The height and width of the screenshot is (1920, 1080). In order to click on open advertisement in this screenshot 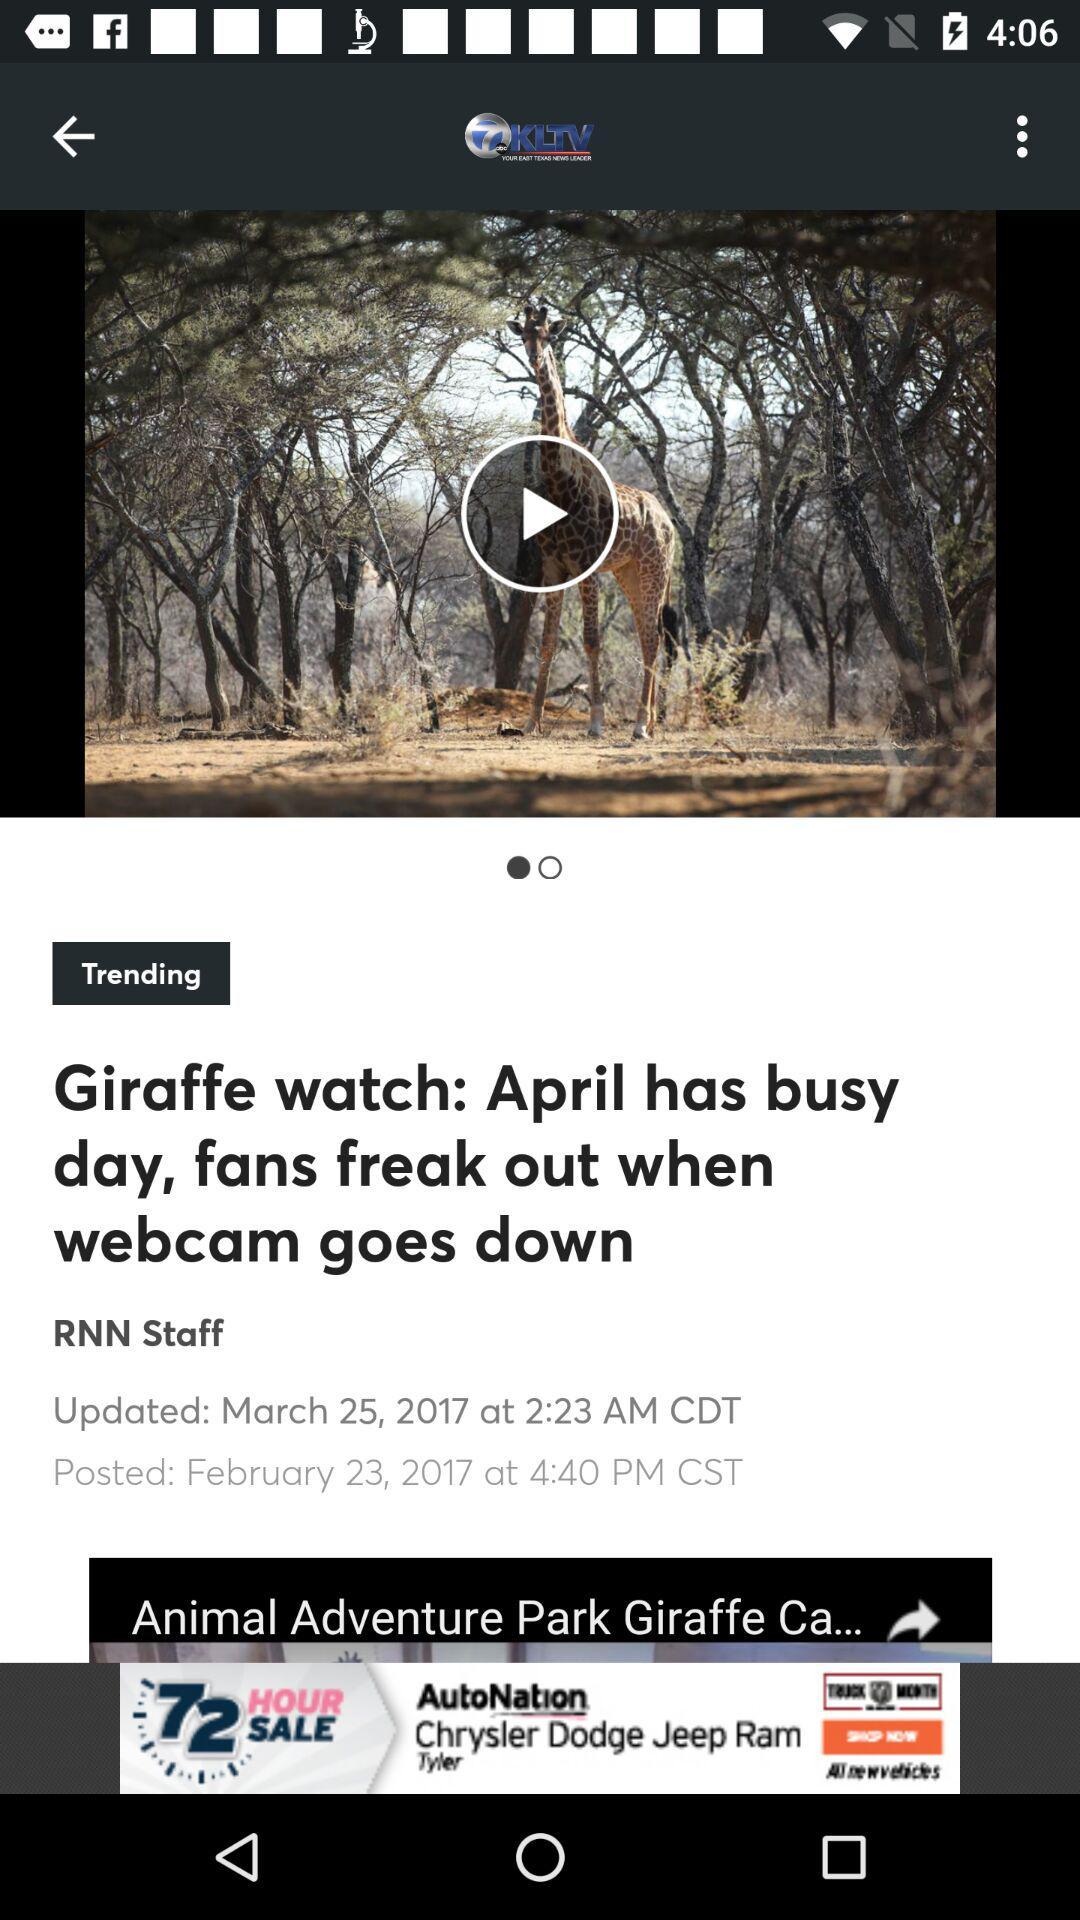, I will do `click(540, 1727)`.